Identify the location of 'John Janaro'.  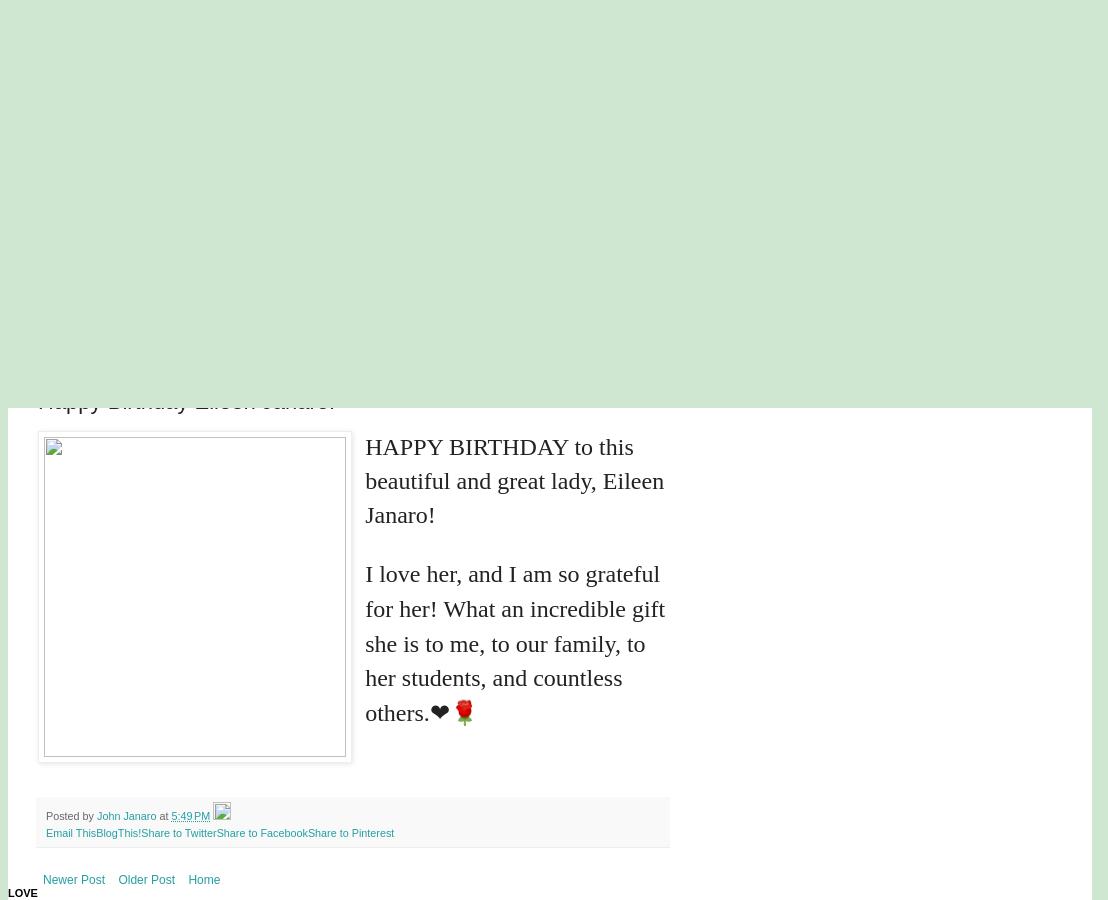
(126, 815).